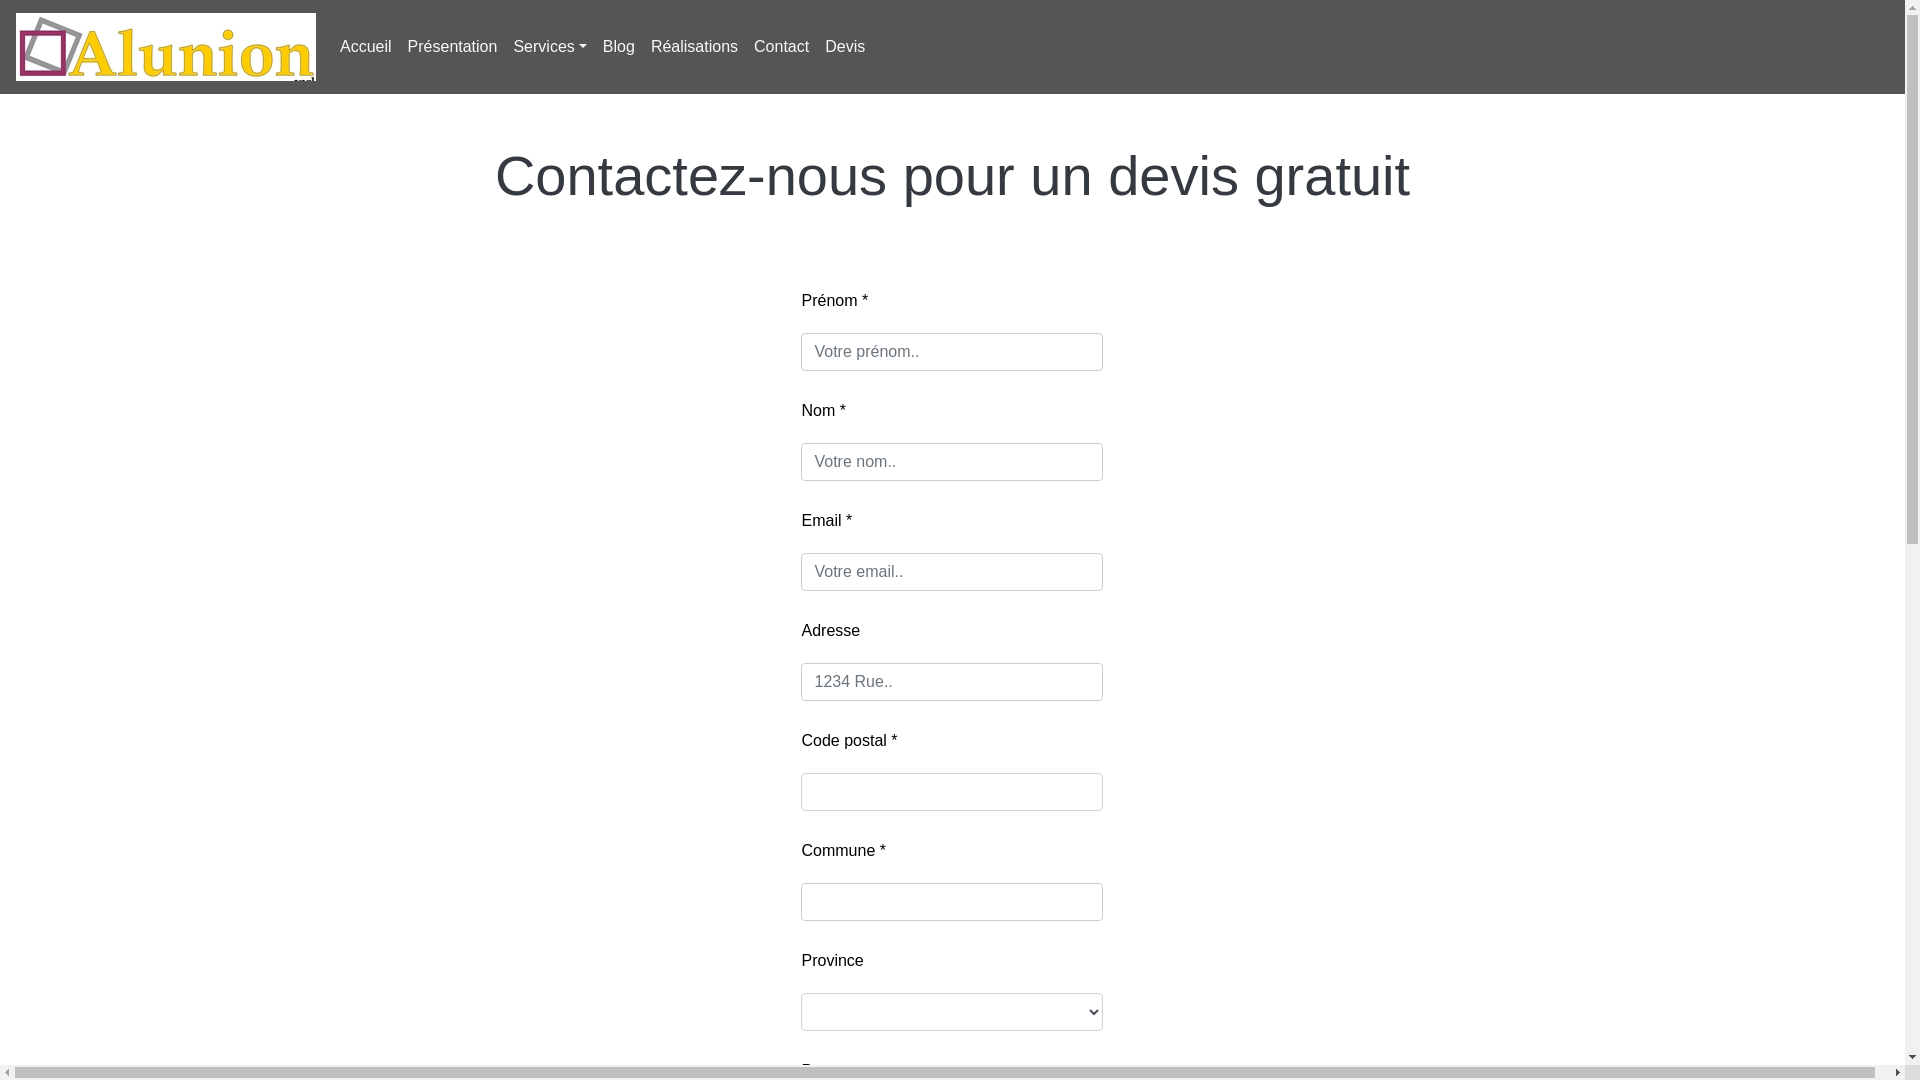 The width and height of the screenshot is (1920, 1080). Describe the element at coordinates (365, 45) in the screenshot. I see `'Accueil'` at that location.